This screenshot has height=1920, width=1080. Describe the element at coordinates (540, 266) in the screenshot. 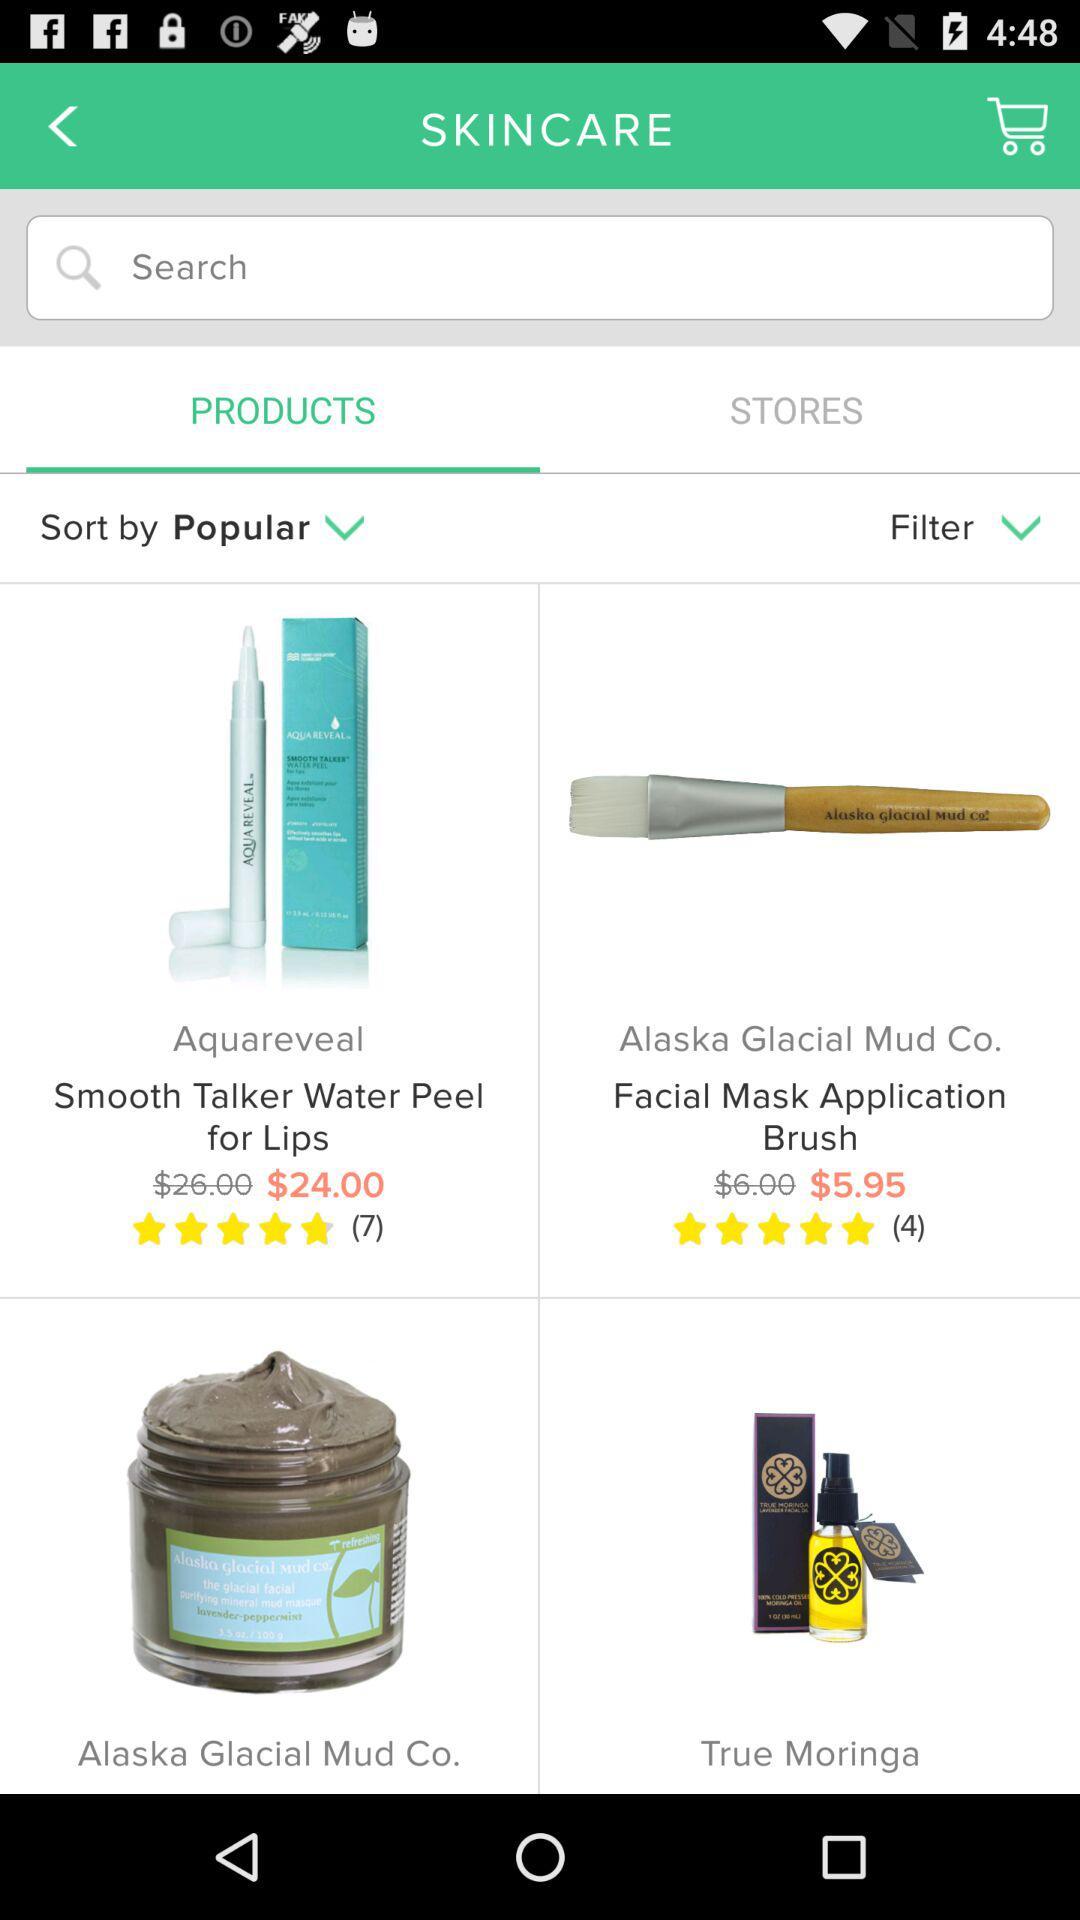

I see `input text` at that location.